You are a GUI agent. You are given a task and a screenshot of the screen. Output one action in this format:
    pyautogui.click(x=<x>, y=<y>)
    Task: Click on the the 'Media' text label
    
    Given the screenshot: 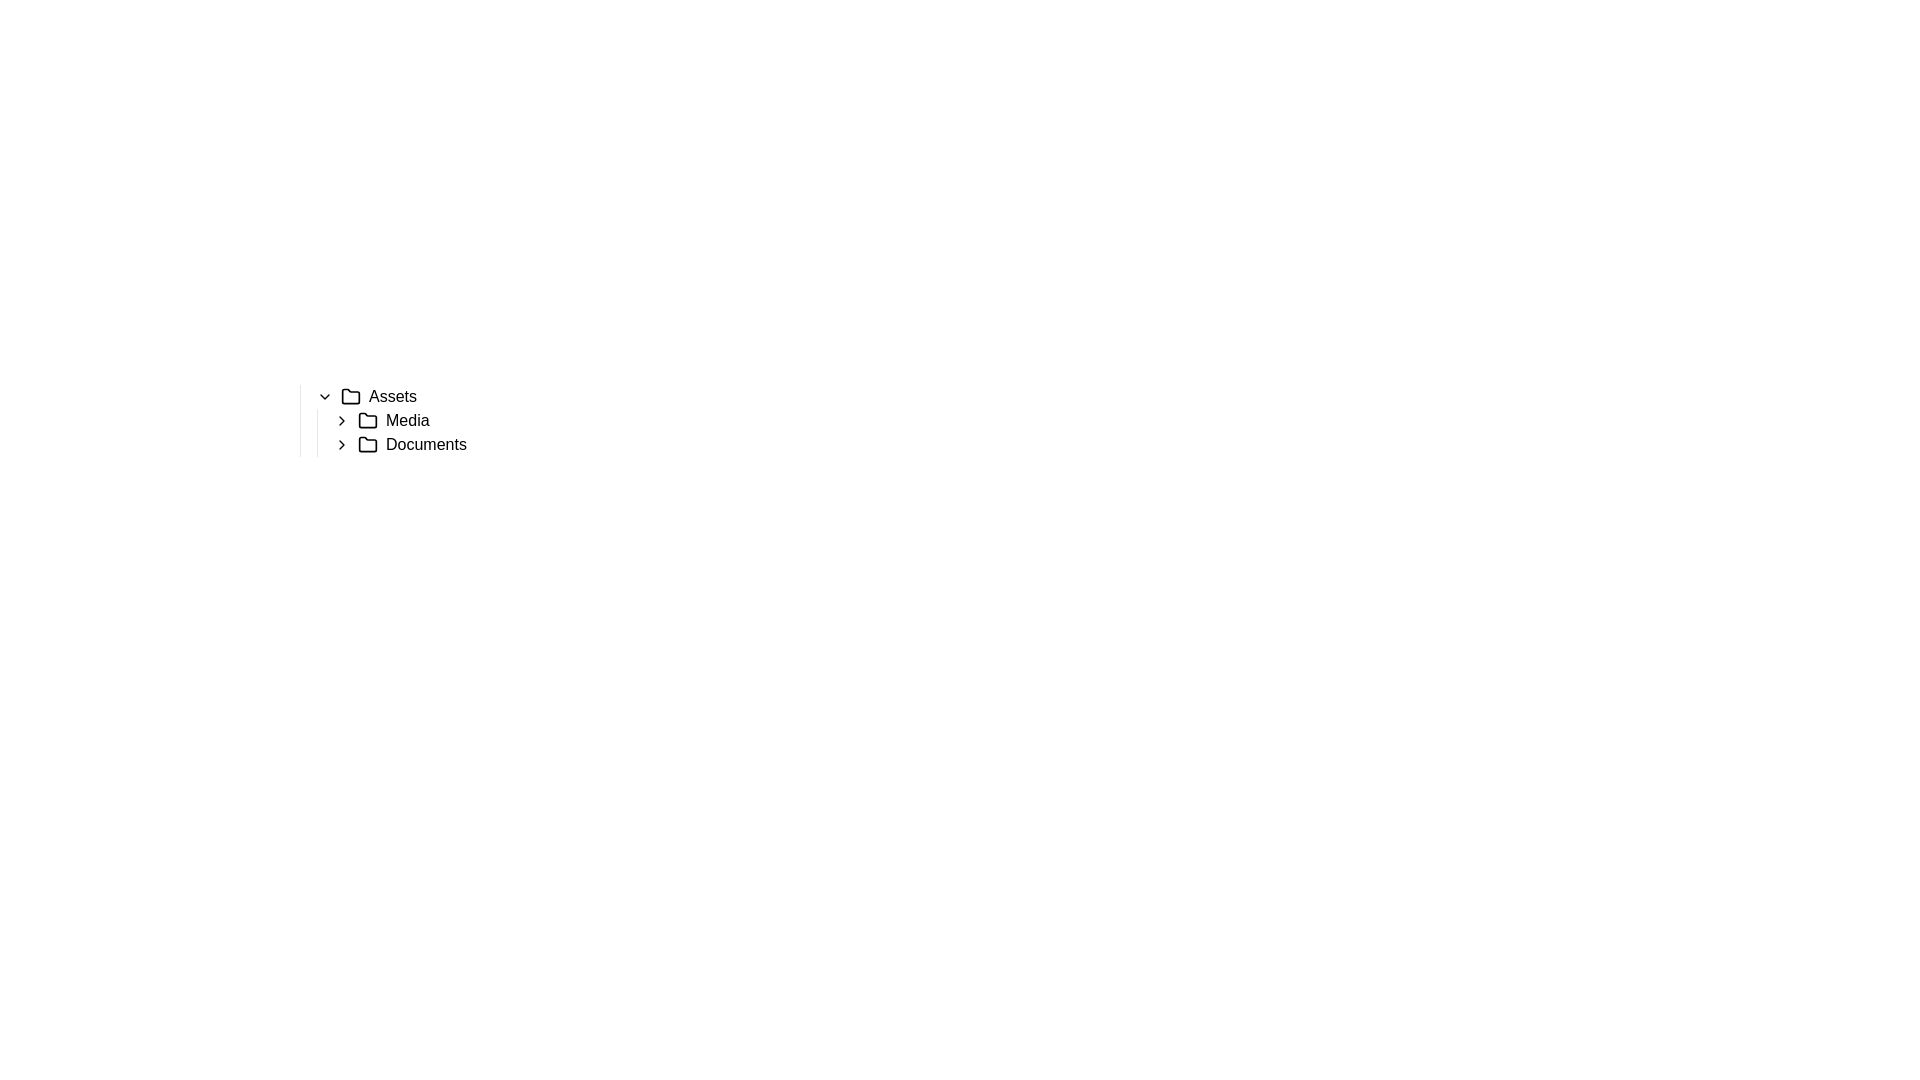 What is the action you would take?
    pyautogui.click(x=406, y=419)
    